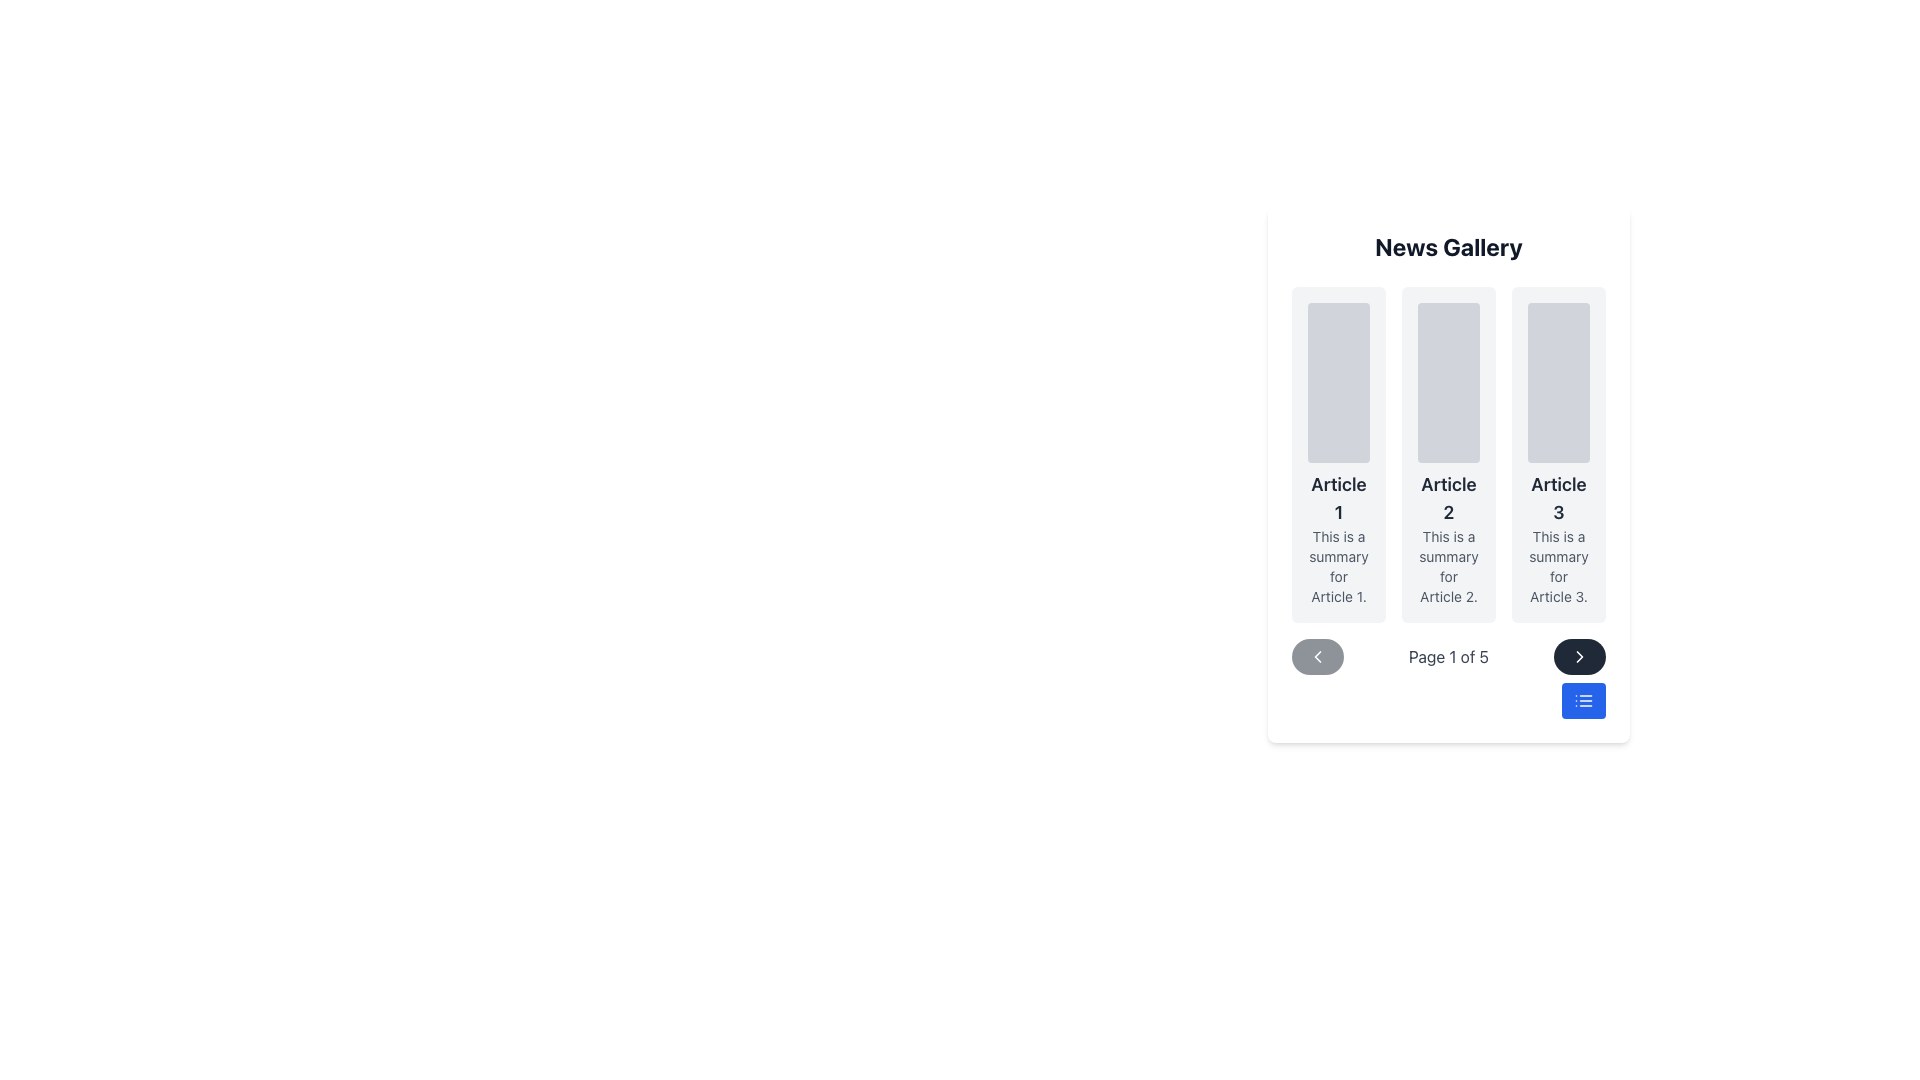  I want to click on the right-facing chevron arrow icon located on the rounded dark gray button in the navigation footer, adjacent to the 'Page 1 of 5' text, so click(1578, 656).